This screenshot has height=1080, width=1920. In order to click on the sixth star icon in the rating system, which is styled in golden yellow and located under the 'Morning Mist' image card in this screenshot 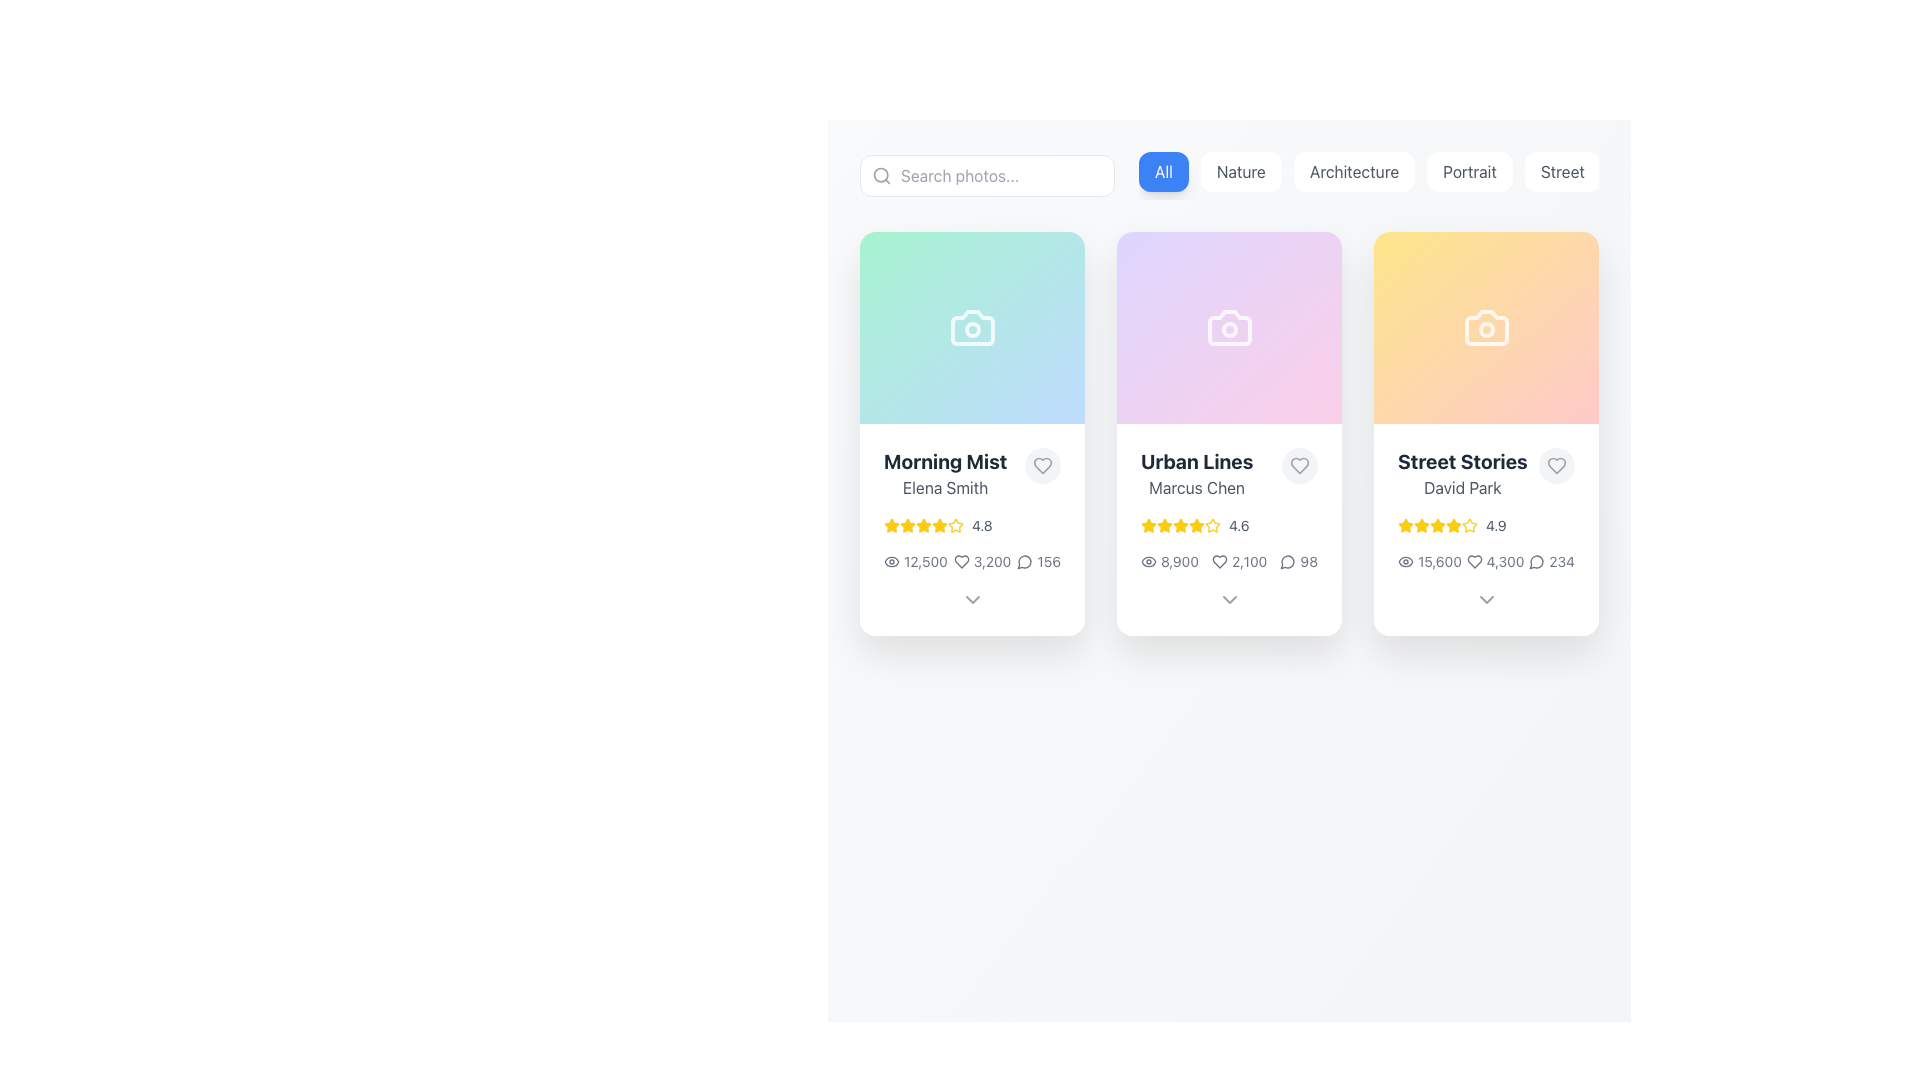, I will do `click(939, 524)`.